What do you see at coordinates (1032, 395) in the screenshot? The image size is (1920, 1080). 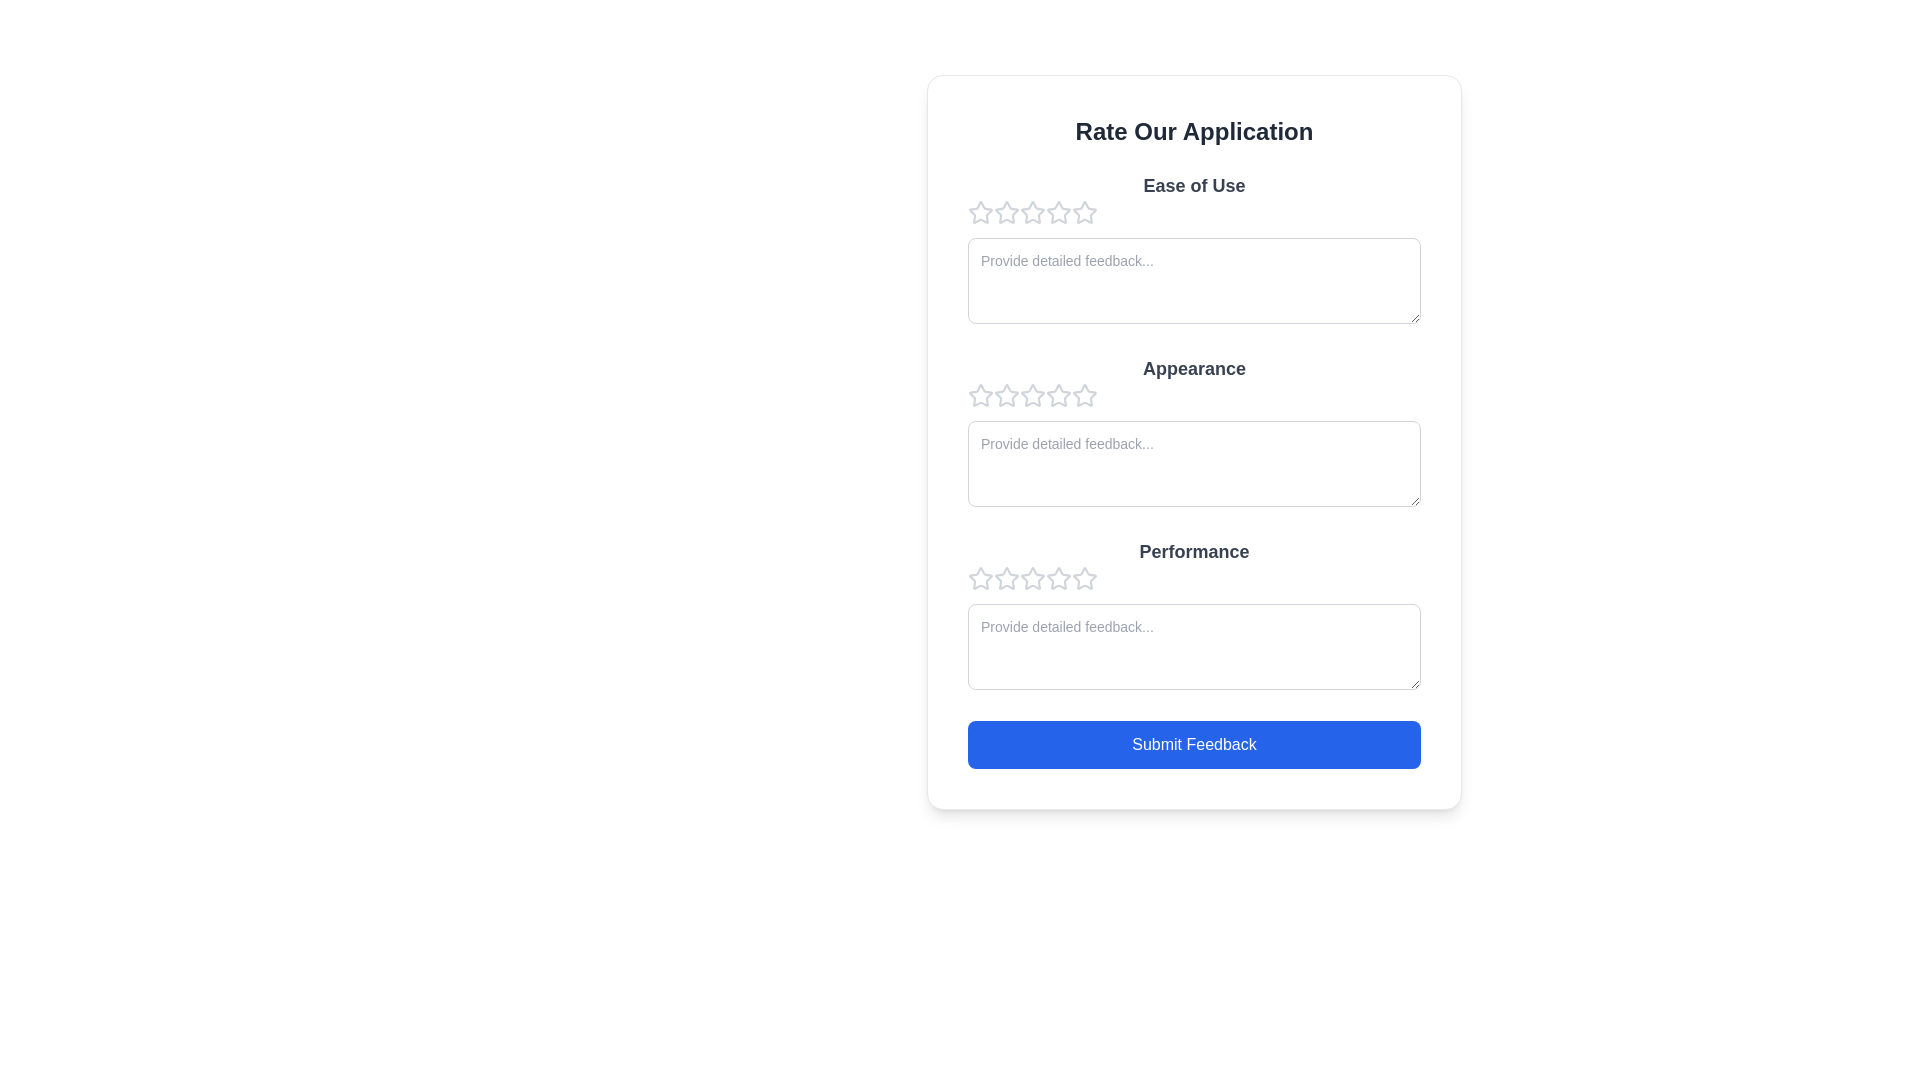 I see `the second star icon in the rating component labeled 'Appearance'` at bounding box center [1032, 395].